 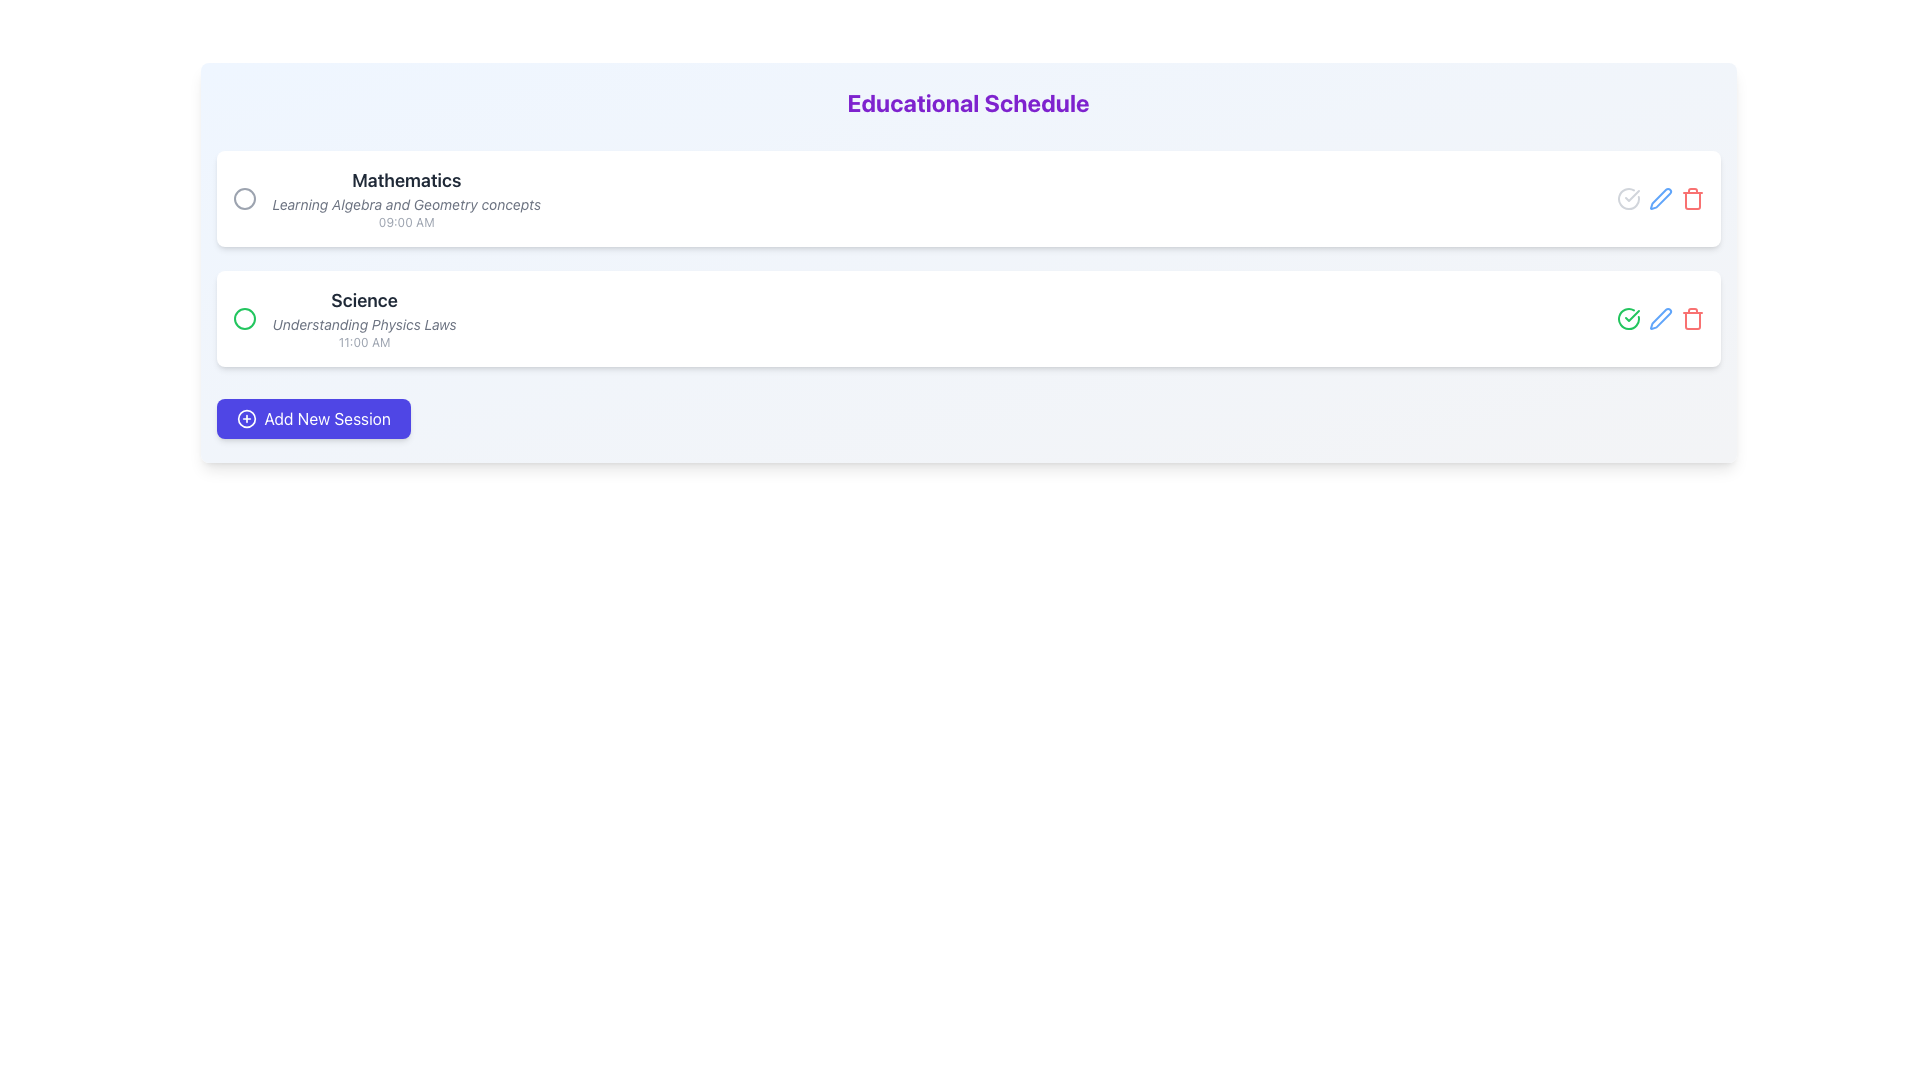 I want to click on the status indication represented by the green circle icon located to the left of the 'Science' session title in the schedule card, so click(x=243, y=318).